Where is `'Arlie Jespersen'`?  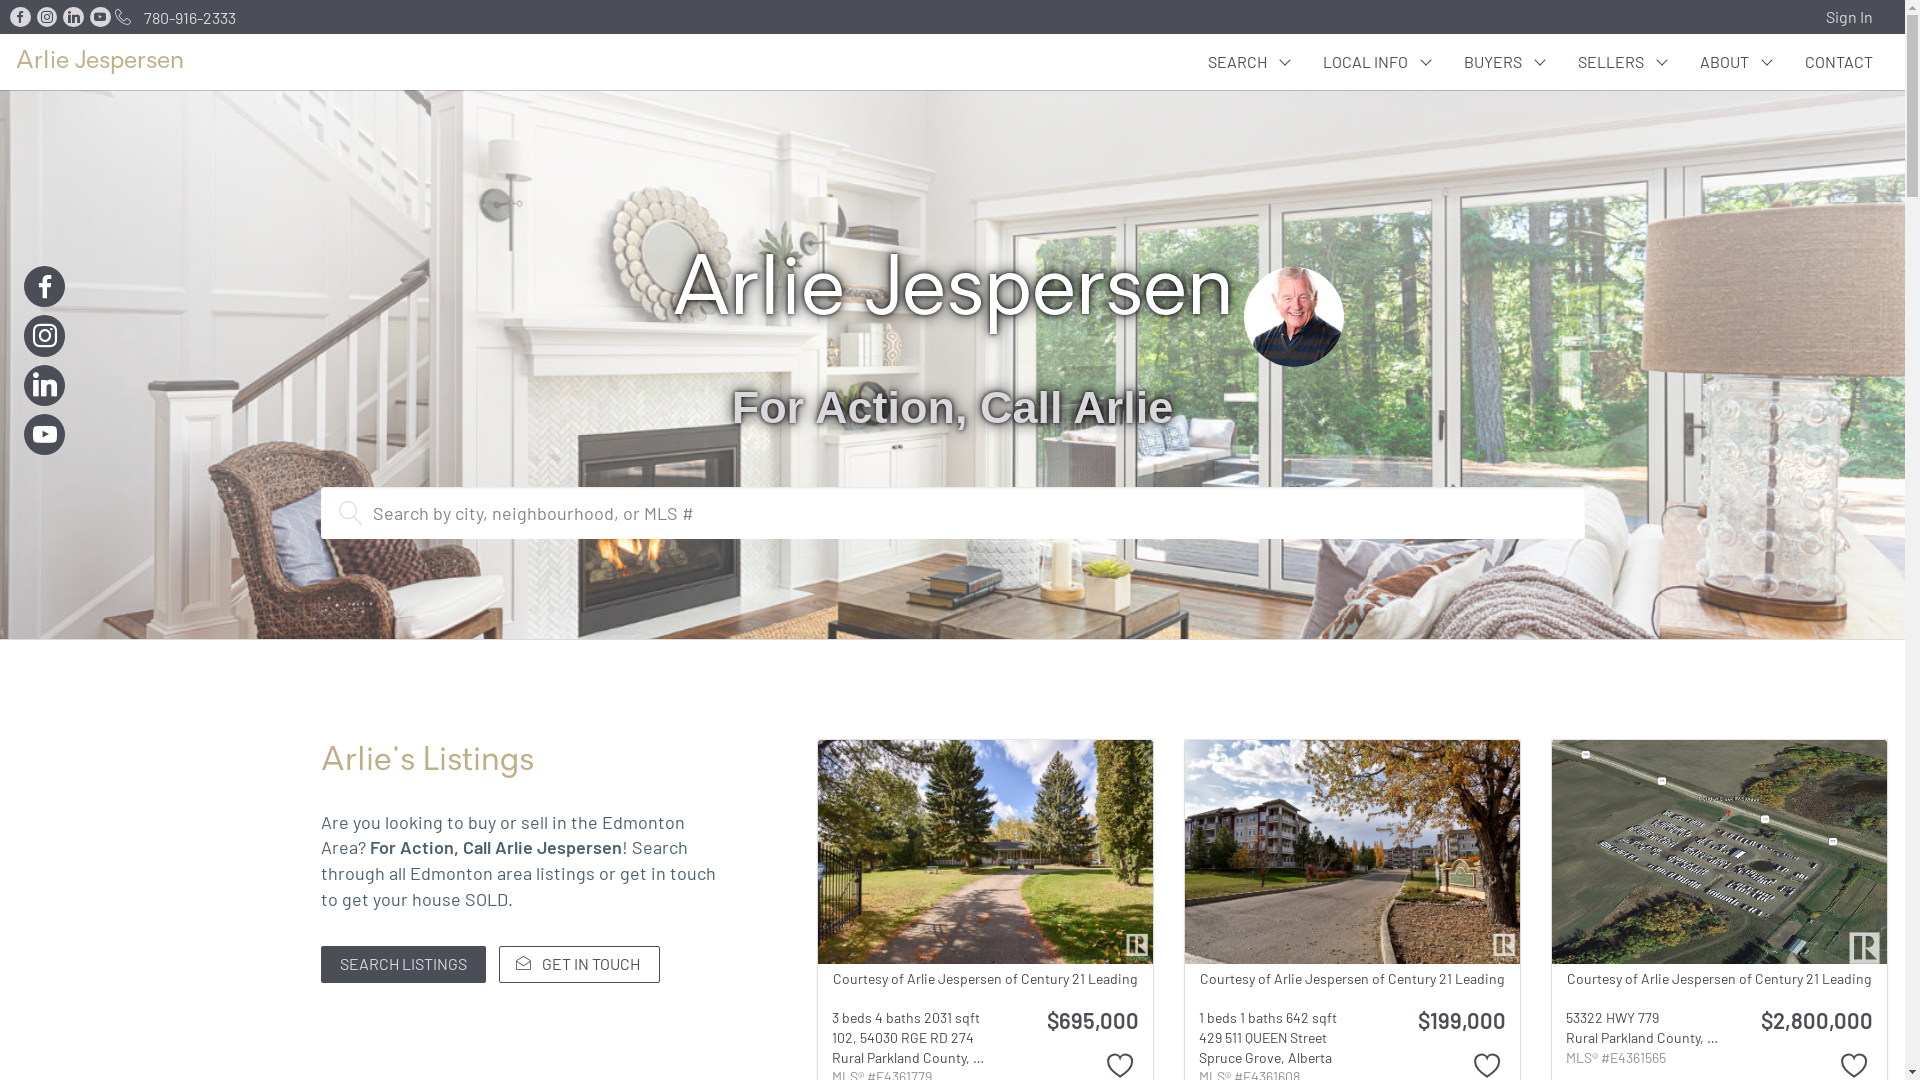 'Arlie Jespersen' is located at coordinates (15, 60).